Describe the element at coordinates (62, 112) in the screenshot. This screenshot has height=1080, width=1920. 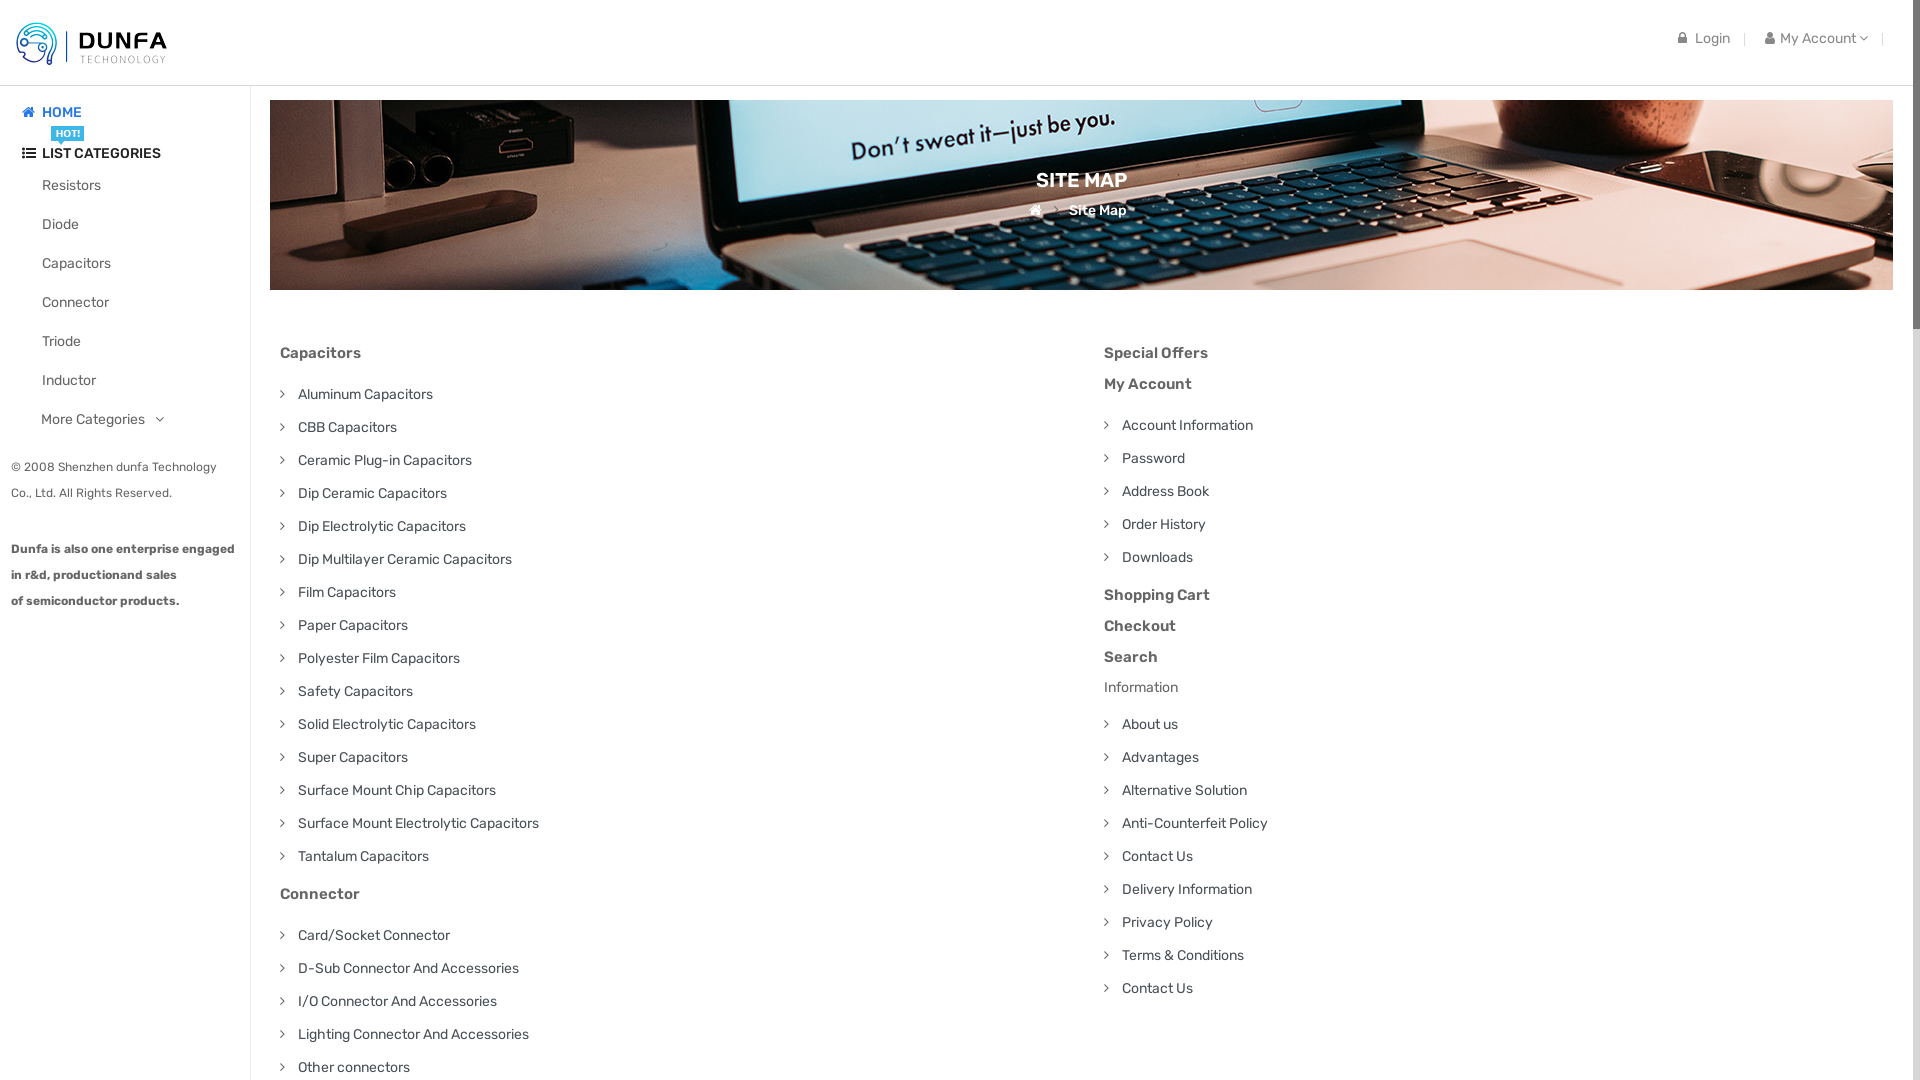
I see `'HOME'` at that location.